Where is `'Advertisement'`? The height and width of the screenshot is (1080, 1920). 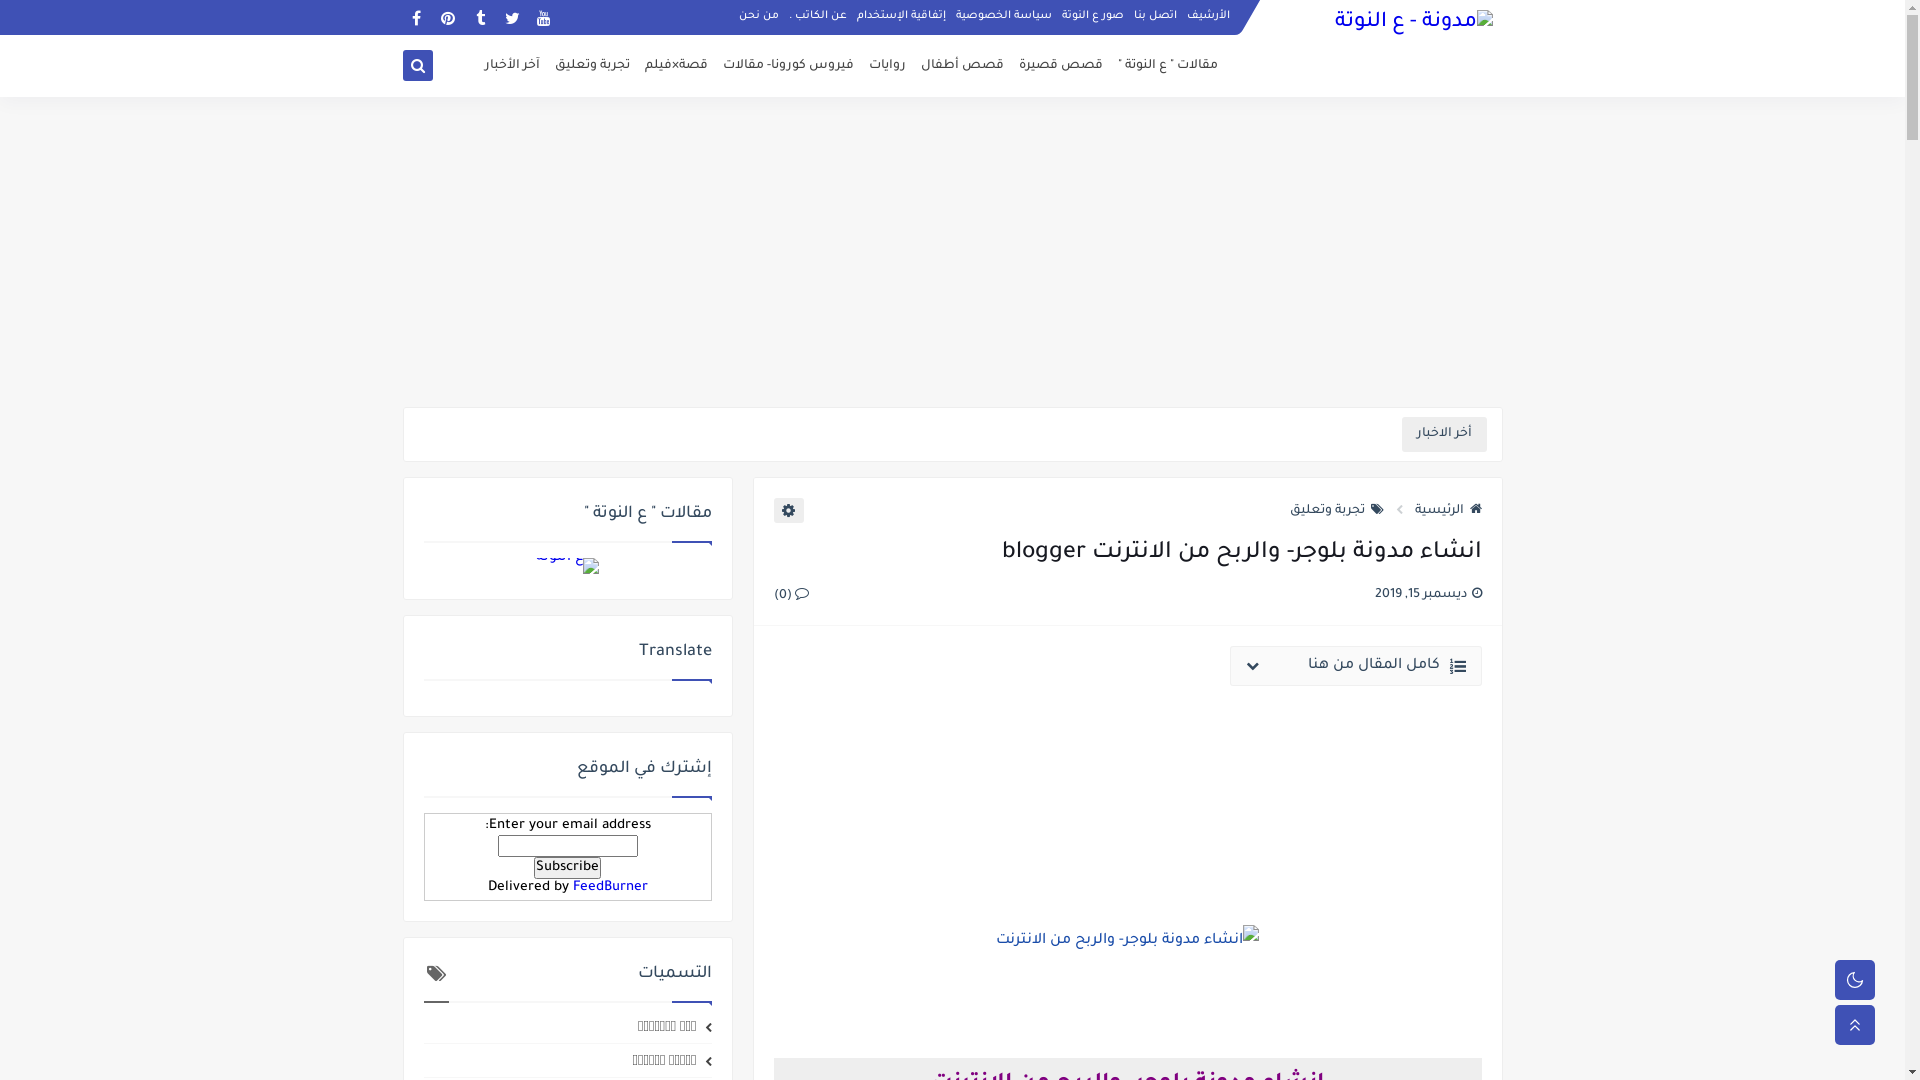 'Advertisement' is located at coordinates (1128, 787).